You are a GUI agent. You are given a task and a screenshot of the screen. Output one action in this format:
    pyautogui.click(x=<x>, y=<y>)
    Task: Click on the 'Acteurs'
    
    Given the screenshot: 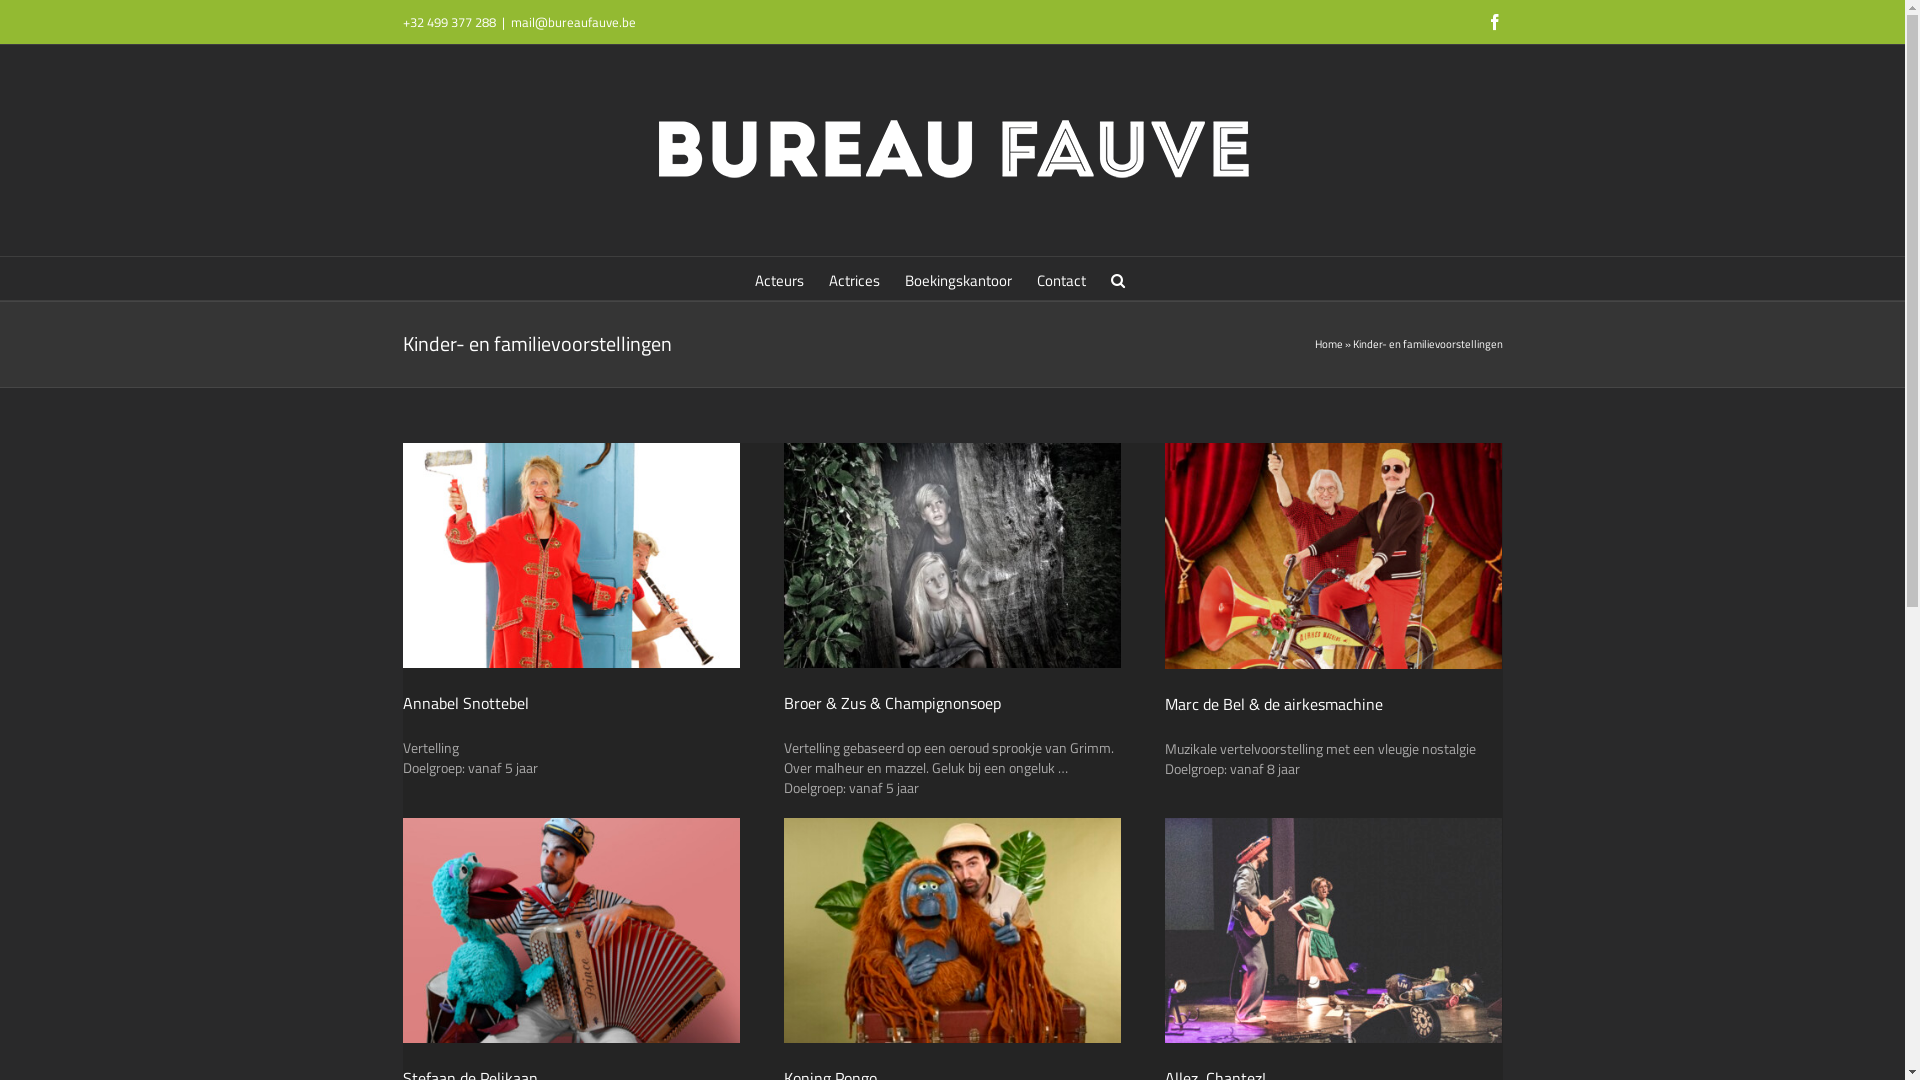 What is the action you would take?
    pyautogui.click(x=778, y=278)
    